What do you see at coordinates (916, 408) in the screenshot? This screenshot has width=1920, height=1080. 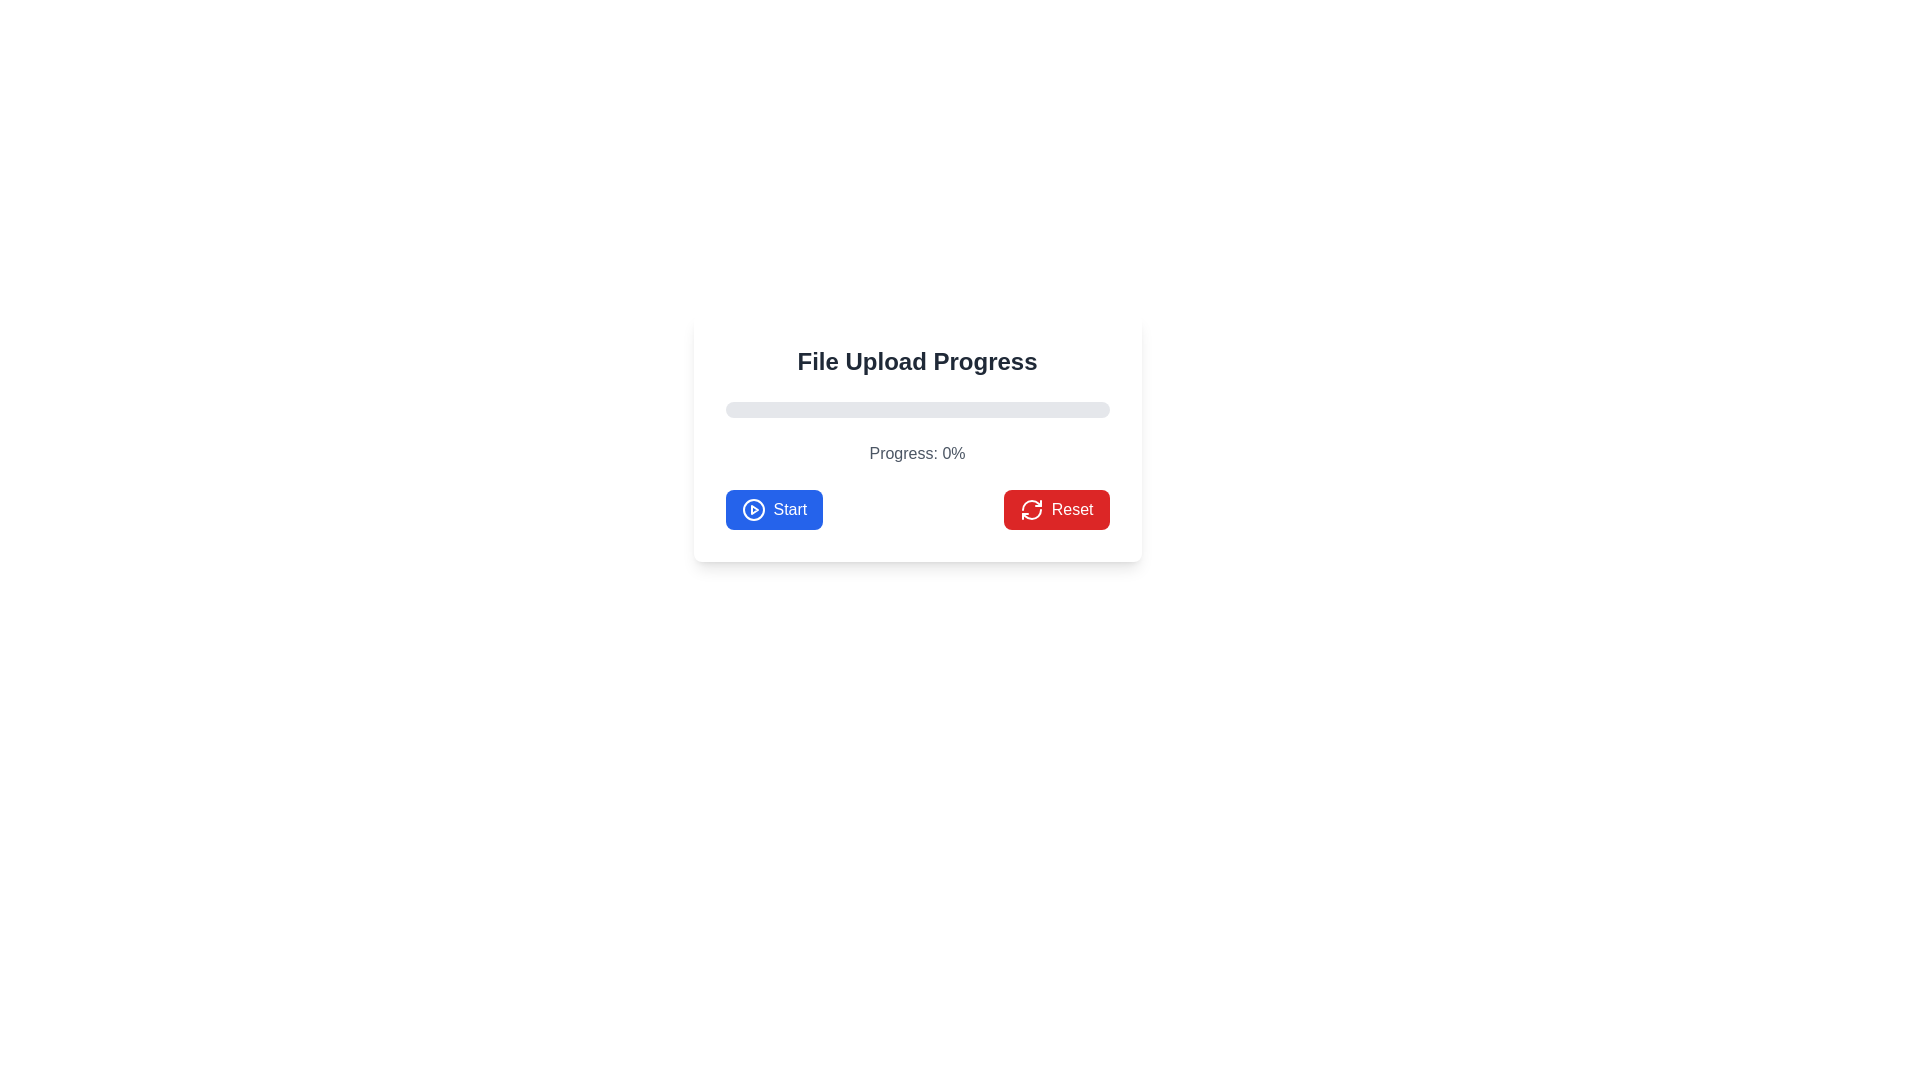 I see `the thin, horizontal progress bar with a gray background and rounded corners, located below the 'File Upload Progress' header and above the 'Progress: 0%' text` at bounding box center [916, 408].